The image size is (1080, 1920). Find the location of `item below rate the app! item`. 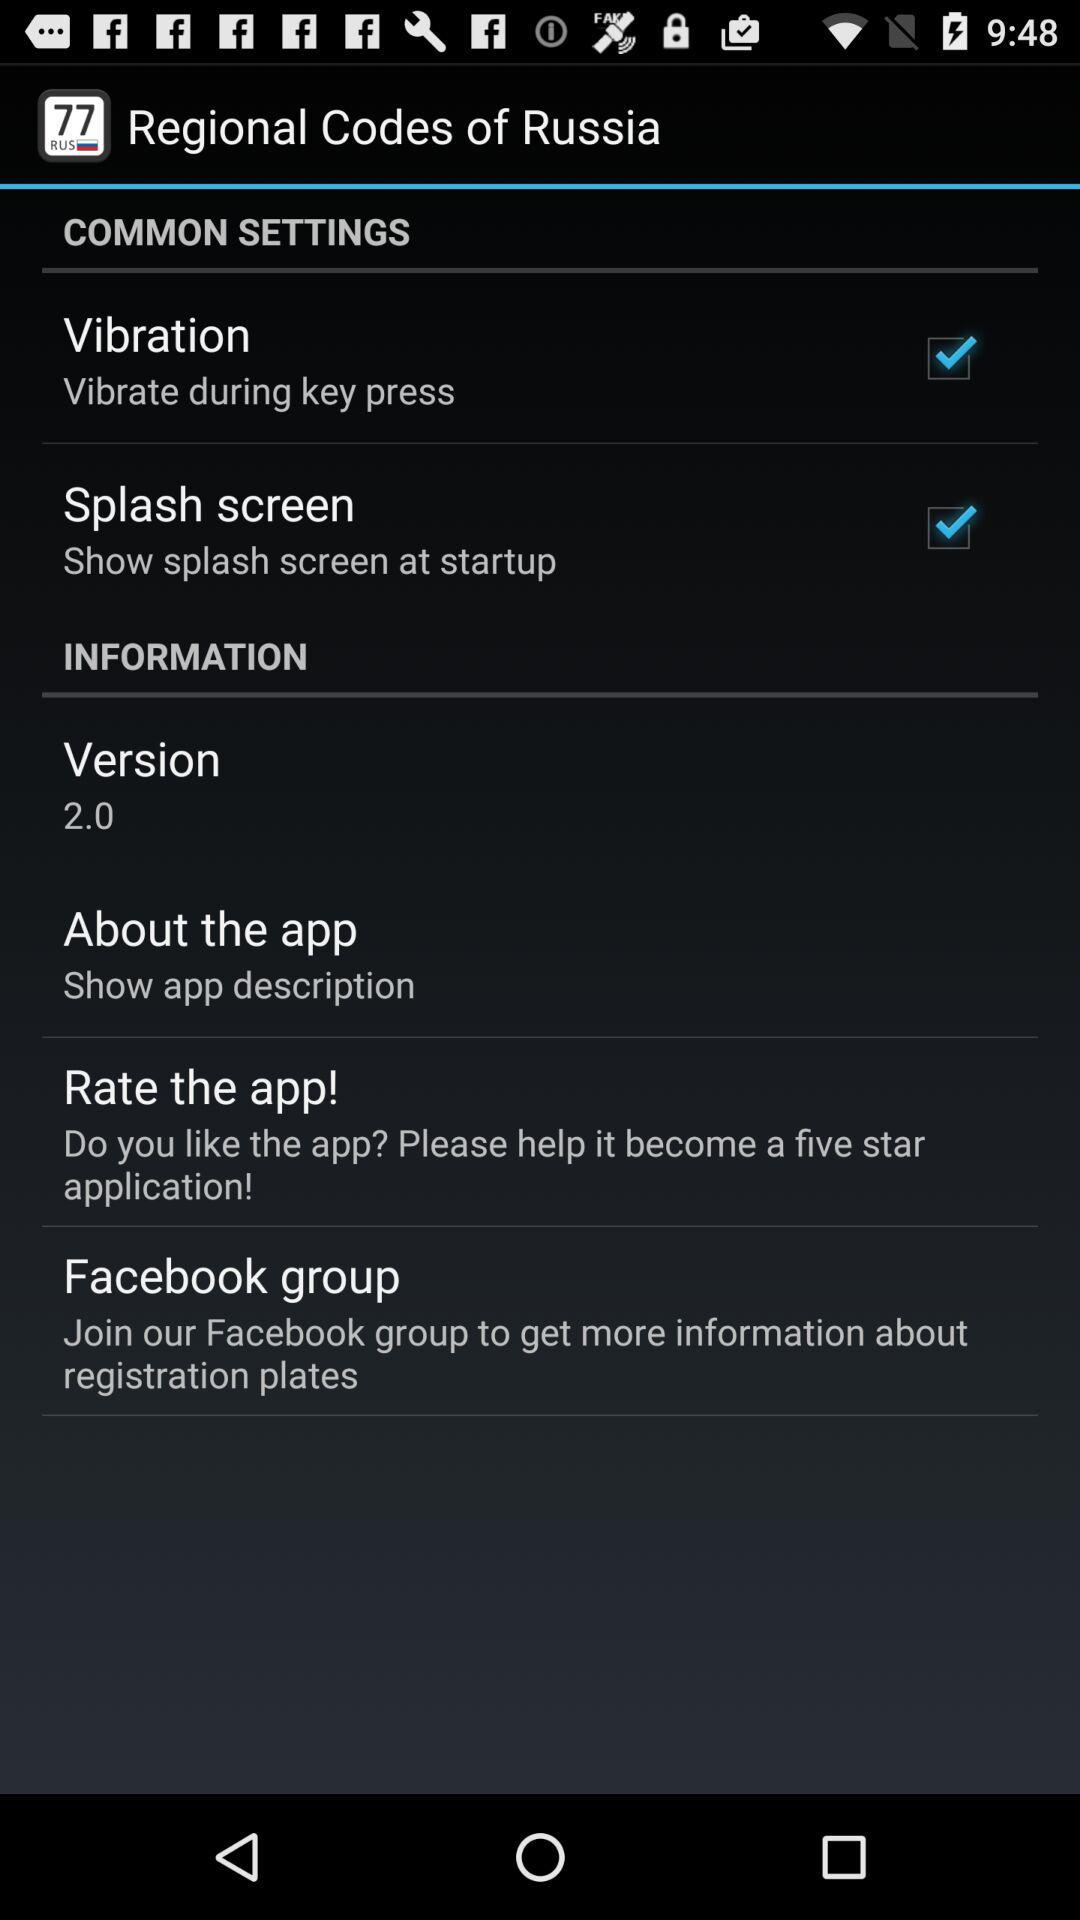

item below rate the app! item is located at coordinates (525, 1163).